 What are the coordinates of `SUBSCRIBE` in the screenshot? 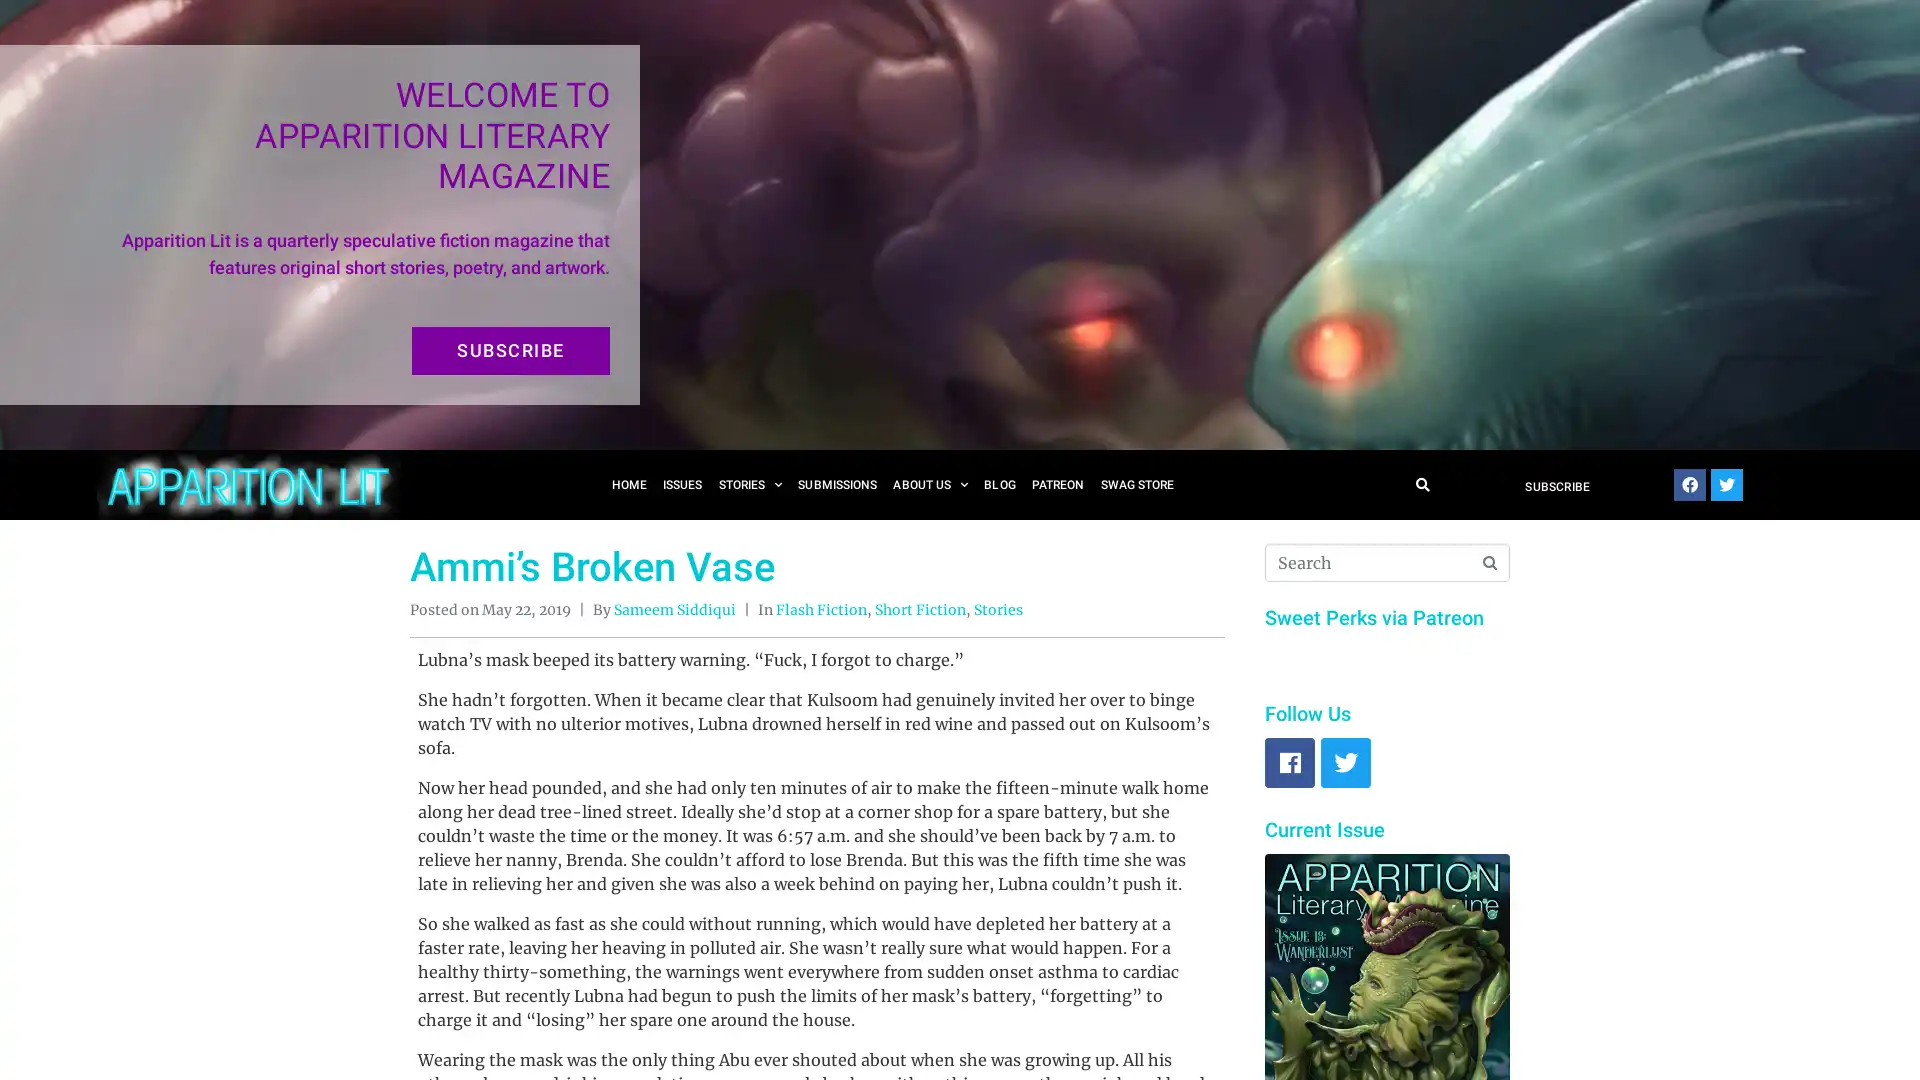 It's located at (510, 350).